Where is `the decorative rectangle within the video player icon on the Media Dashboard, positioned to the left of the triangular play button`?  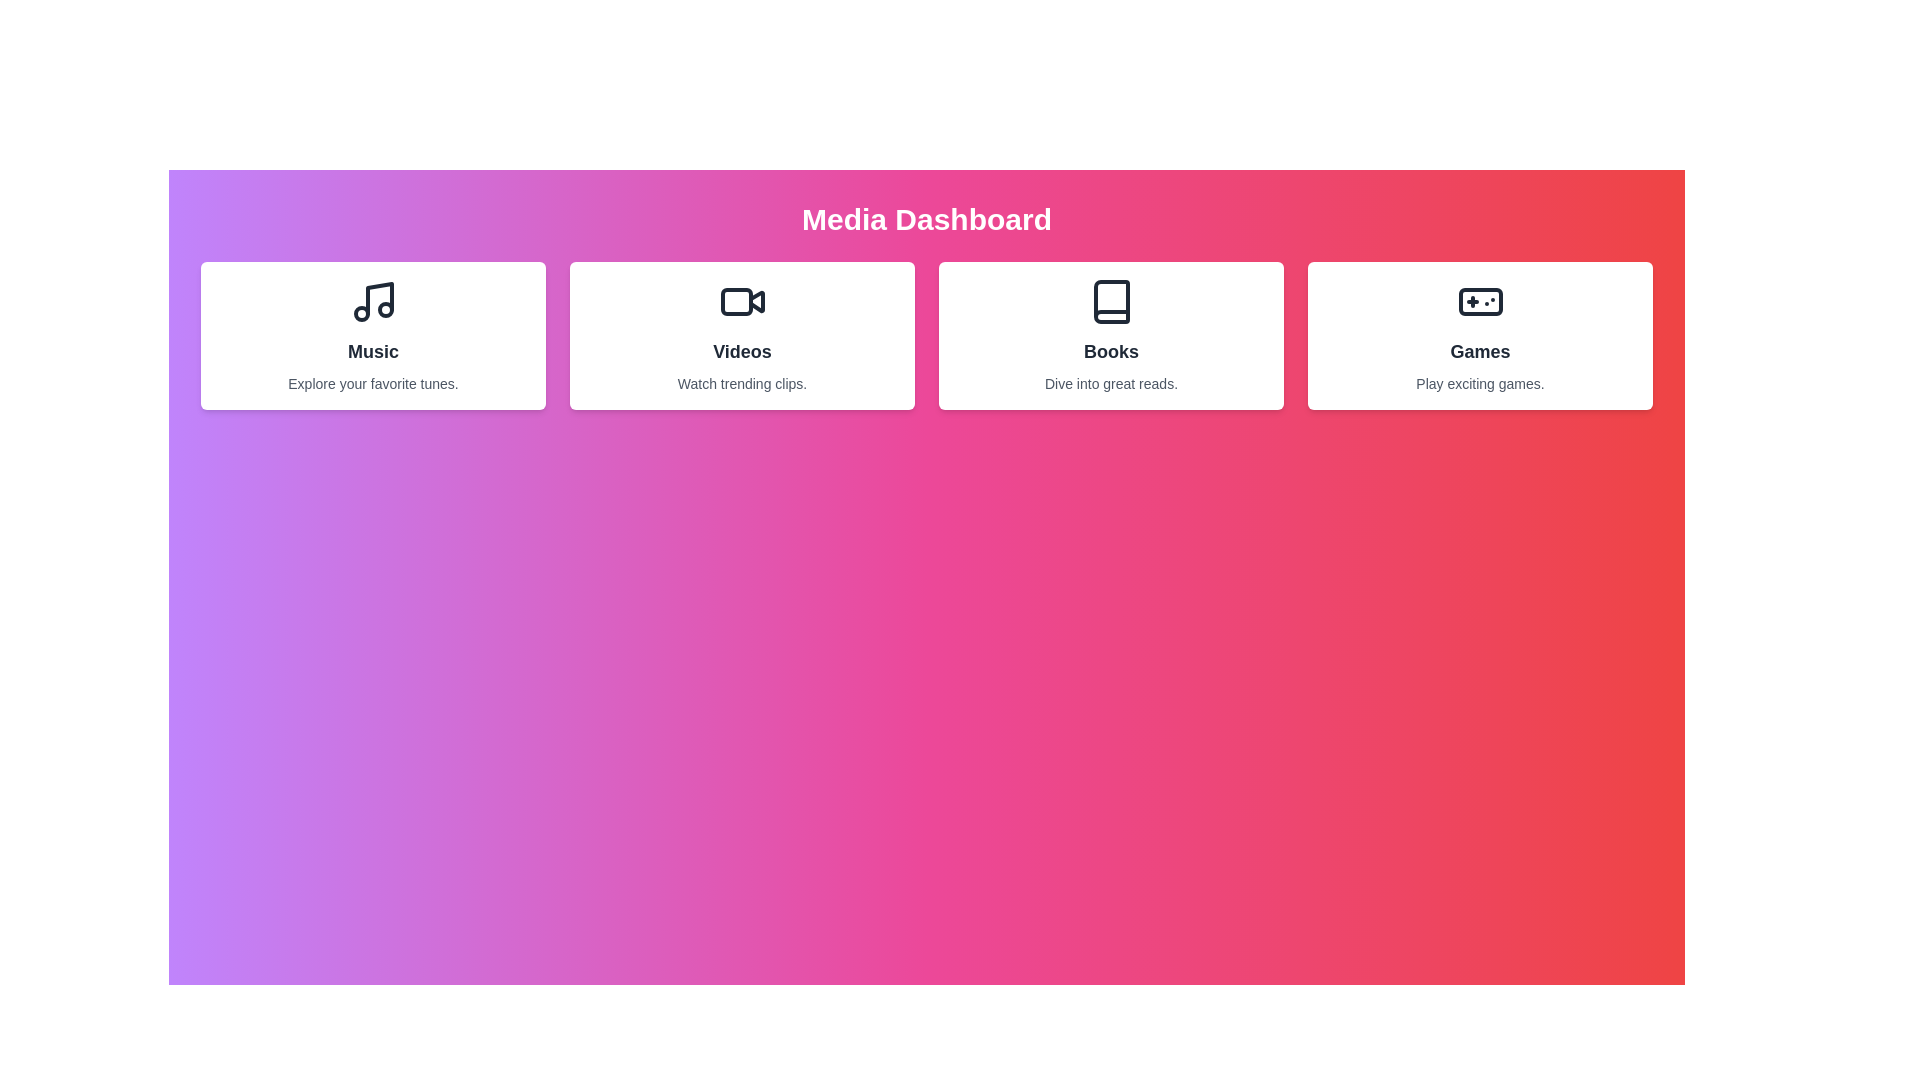 the decorative rectangle within the video player icon on the Media Dashboard, positioned to the left of the triangular play button is located at coordinates (735, 301).